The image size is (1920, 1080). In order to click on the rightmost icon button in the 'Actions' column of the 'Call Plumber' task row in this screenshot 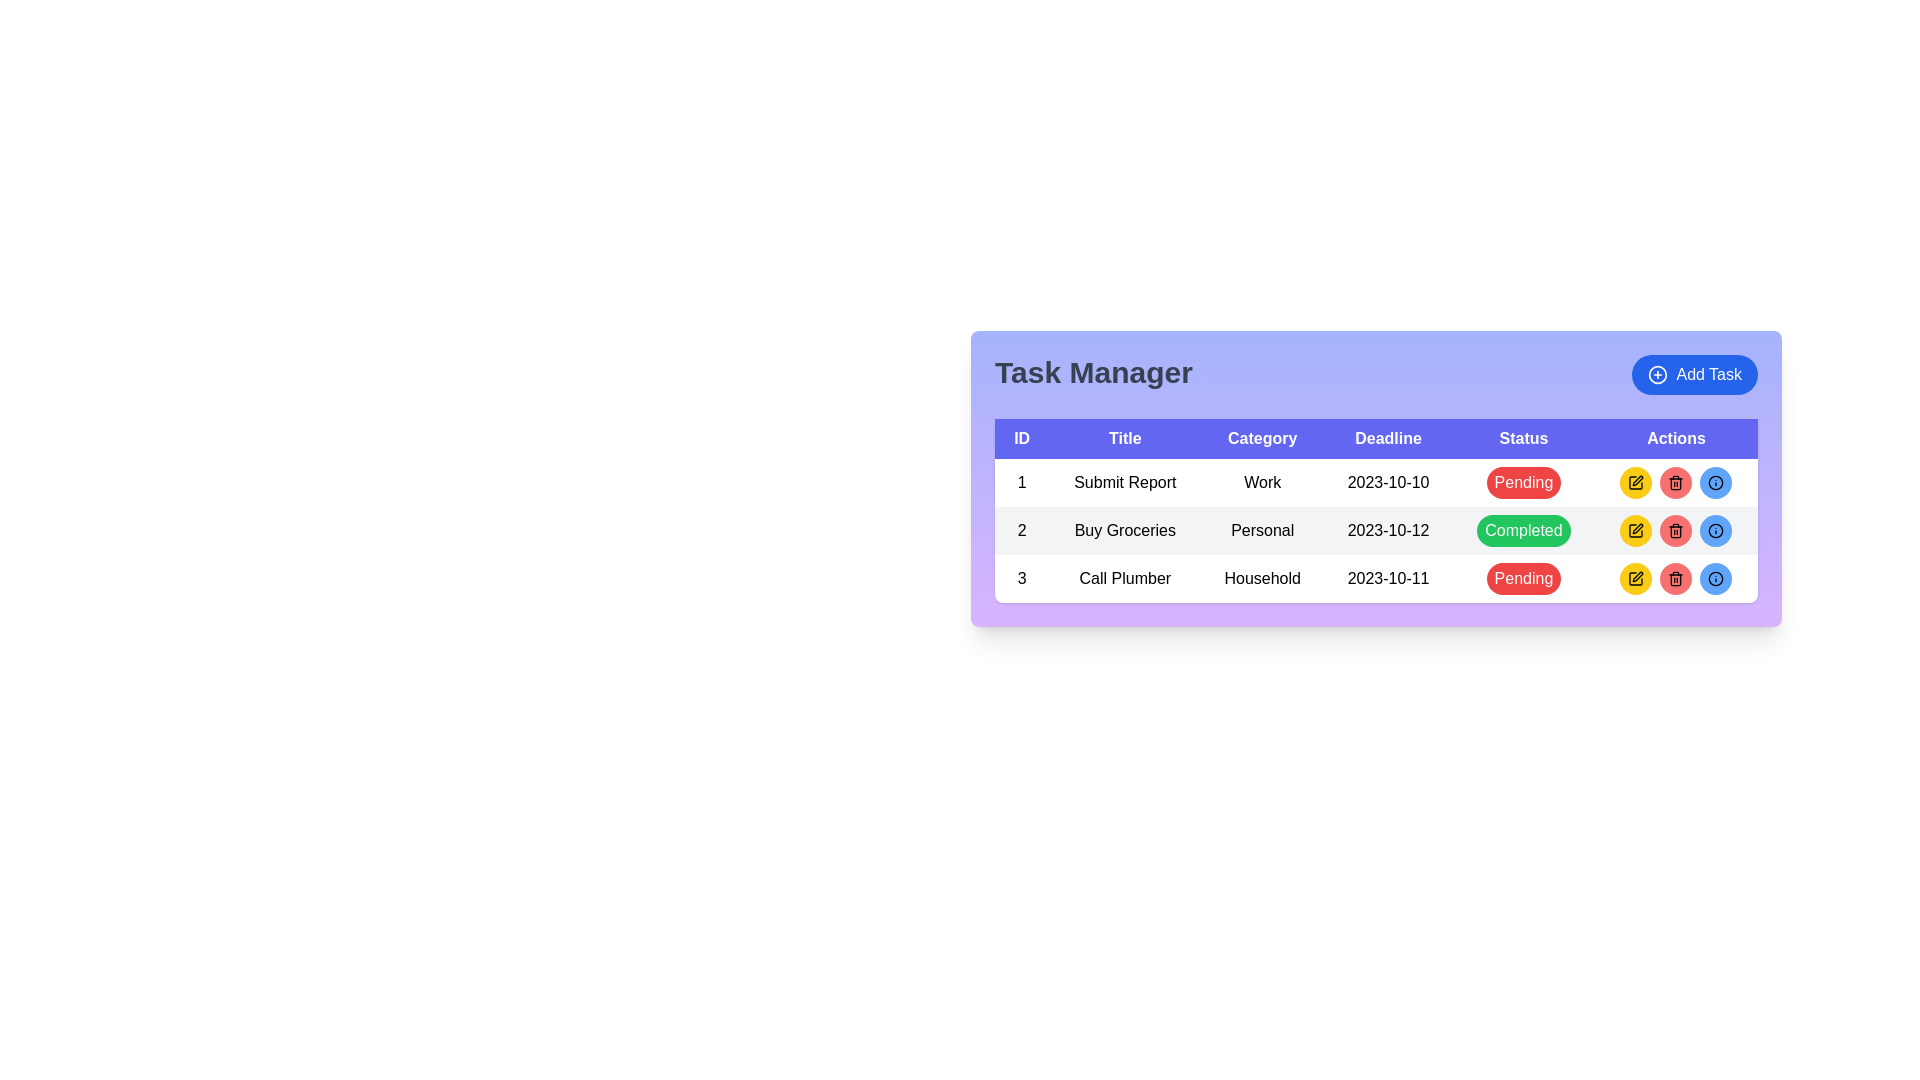, I will do `click(1715, 530)`.